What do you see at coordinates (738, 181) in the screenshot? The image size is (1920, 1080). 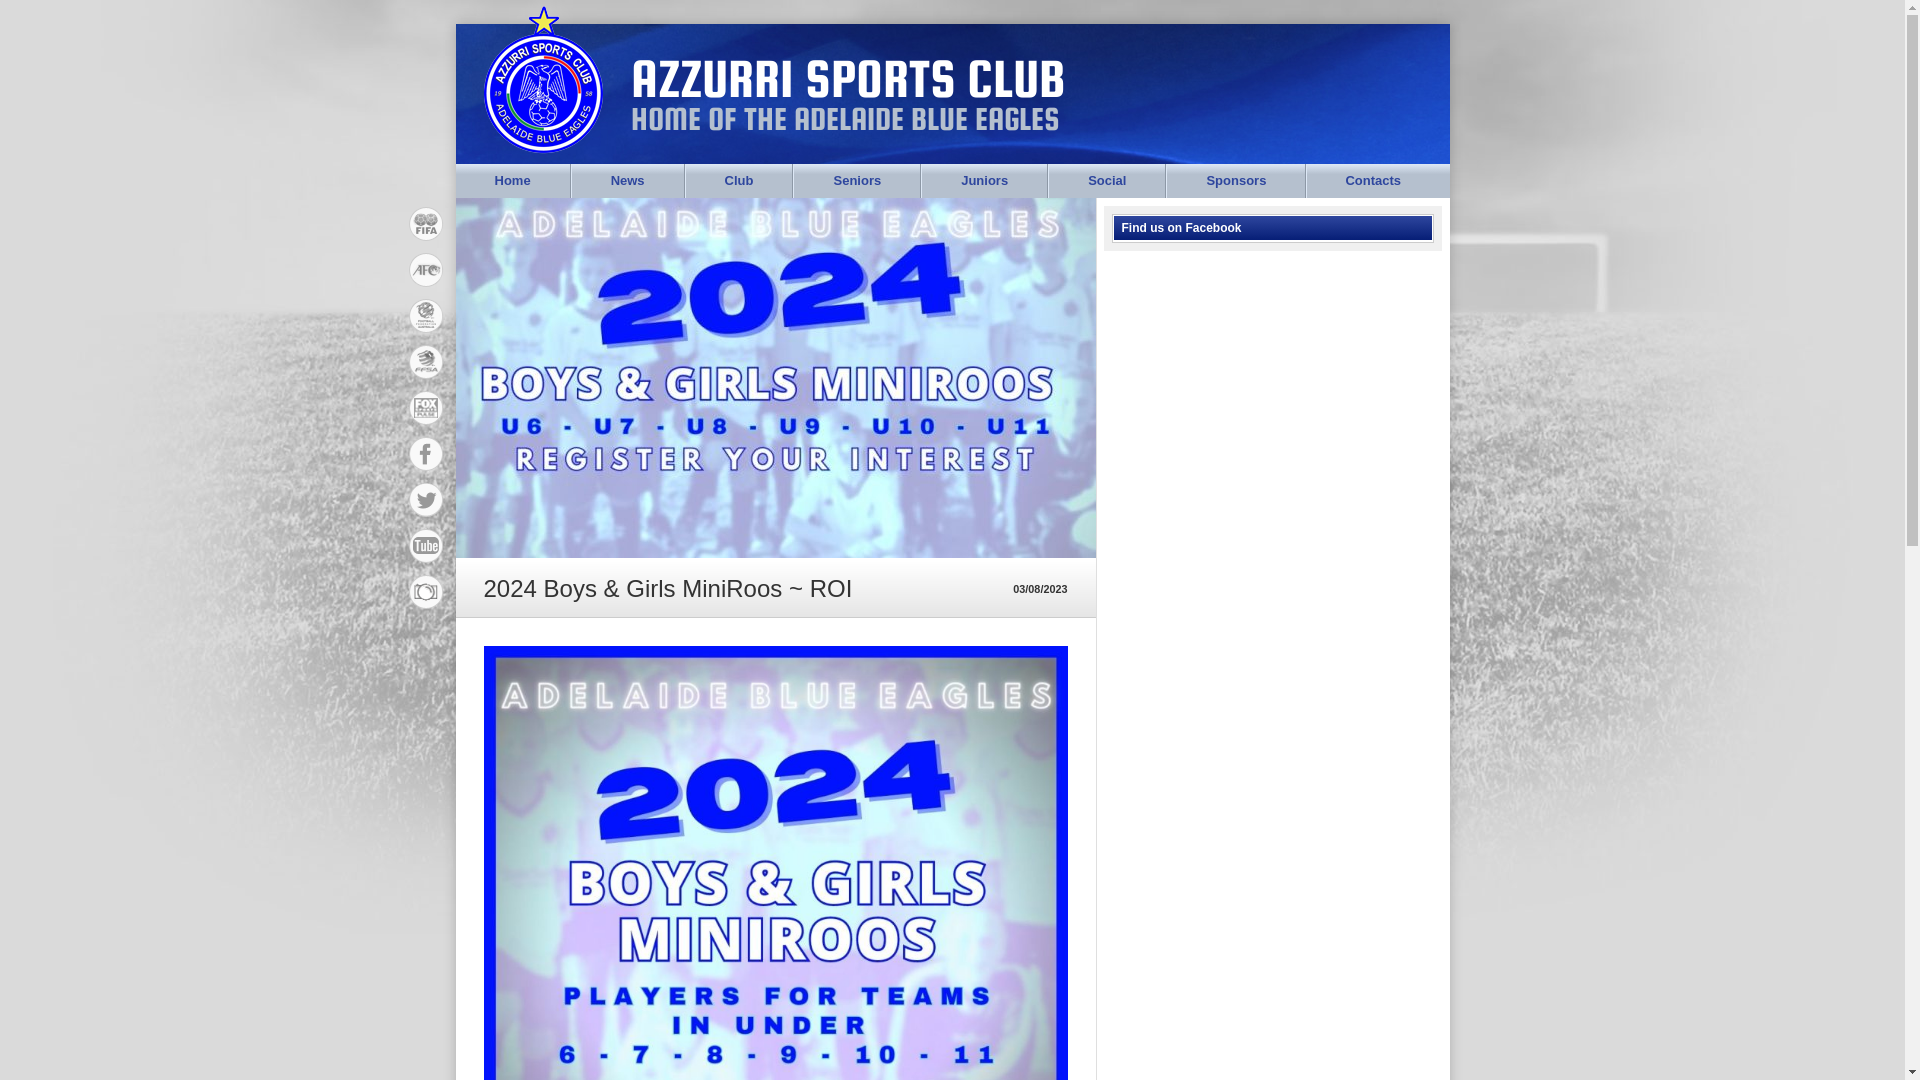 I see `'Club'` at bounding box center [738, 181].